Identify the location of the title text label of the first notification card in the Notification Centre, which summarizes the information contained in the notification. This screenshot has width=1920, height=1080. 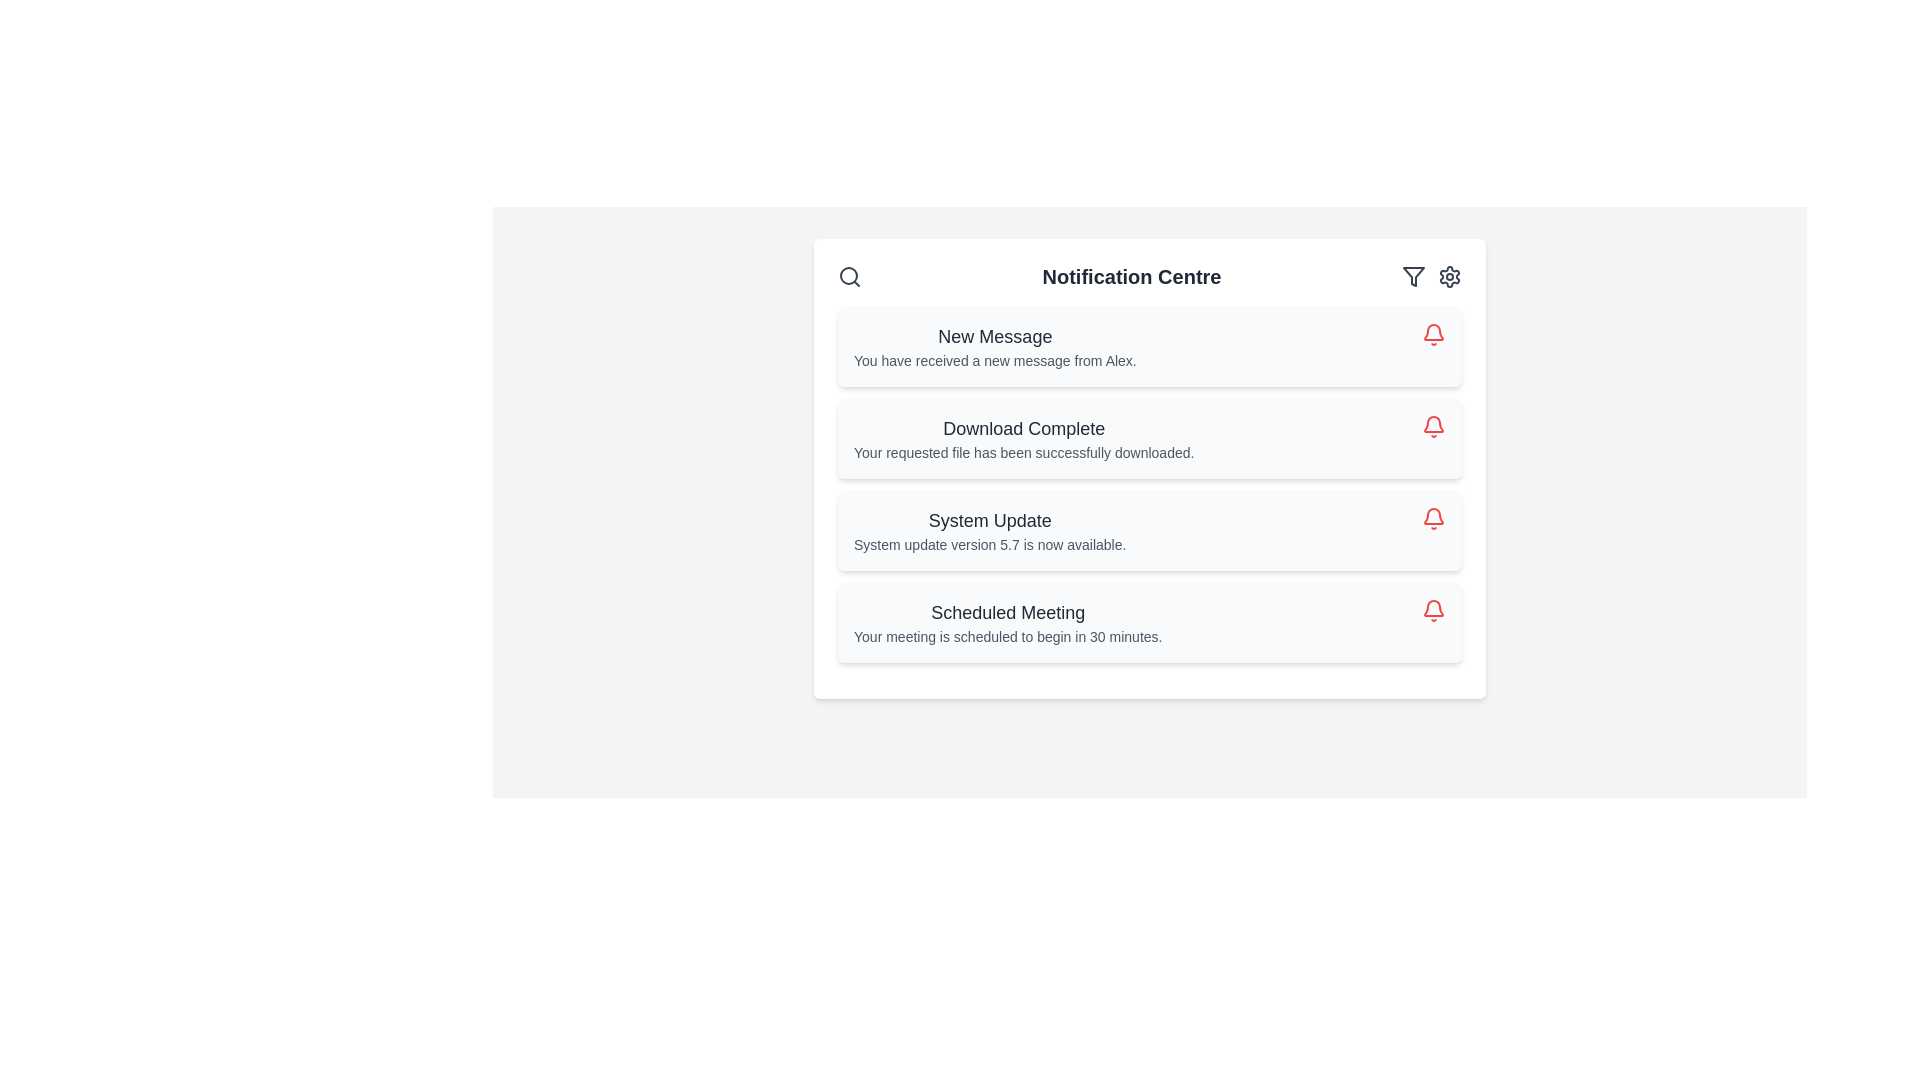
(995, 335).